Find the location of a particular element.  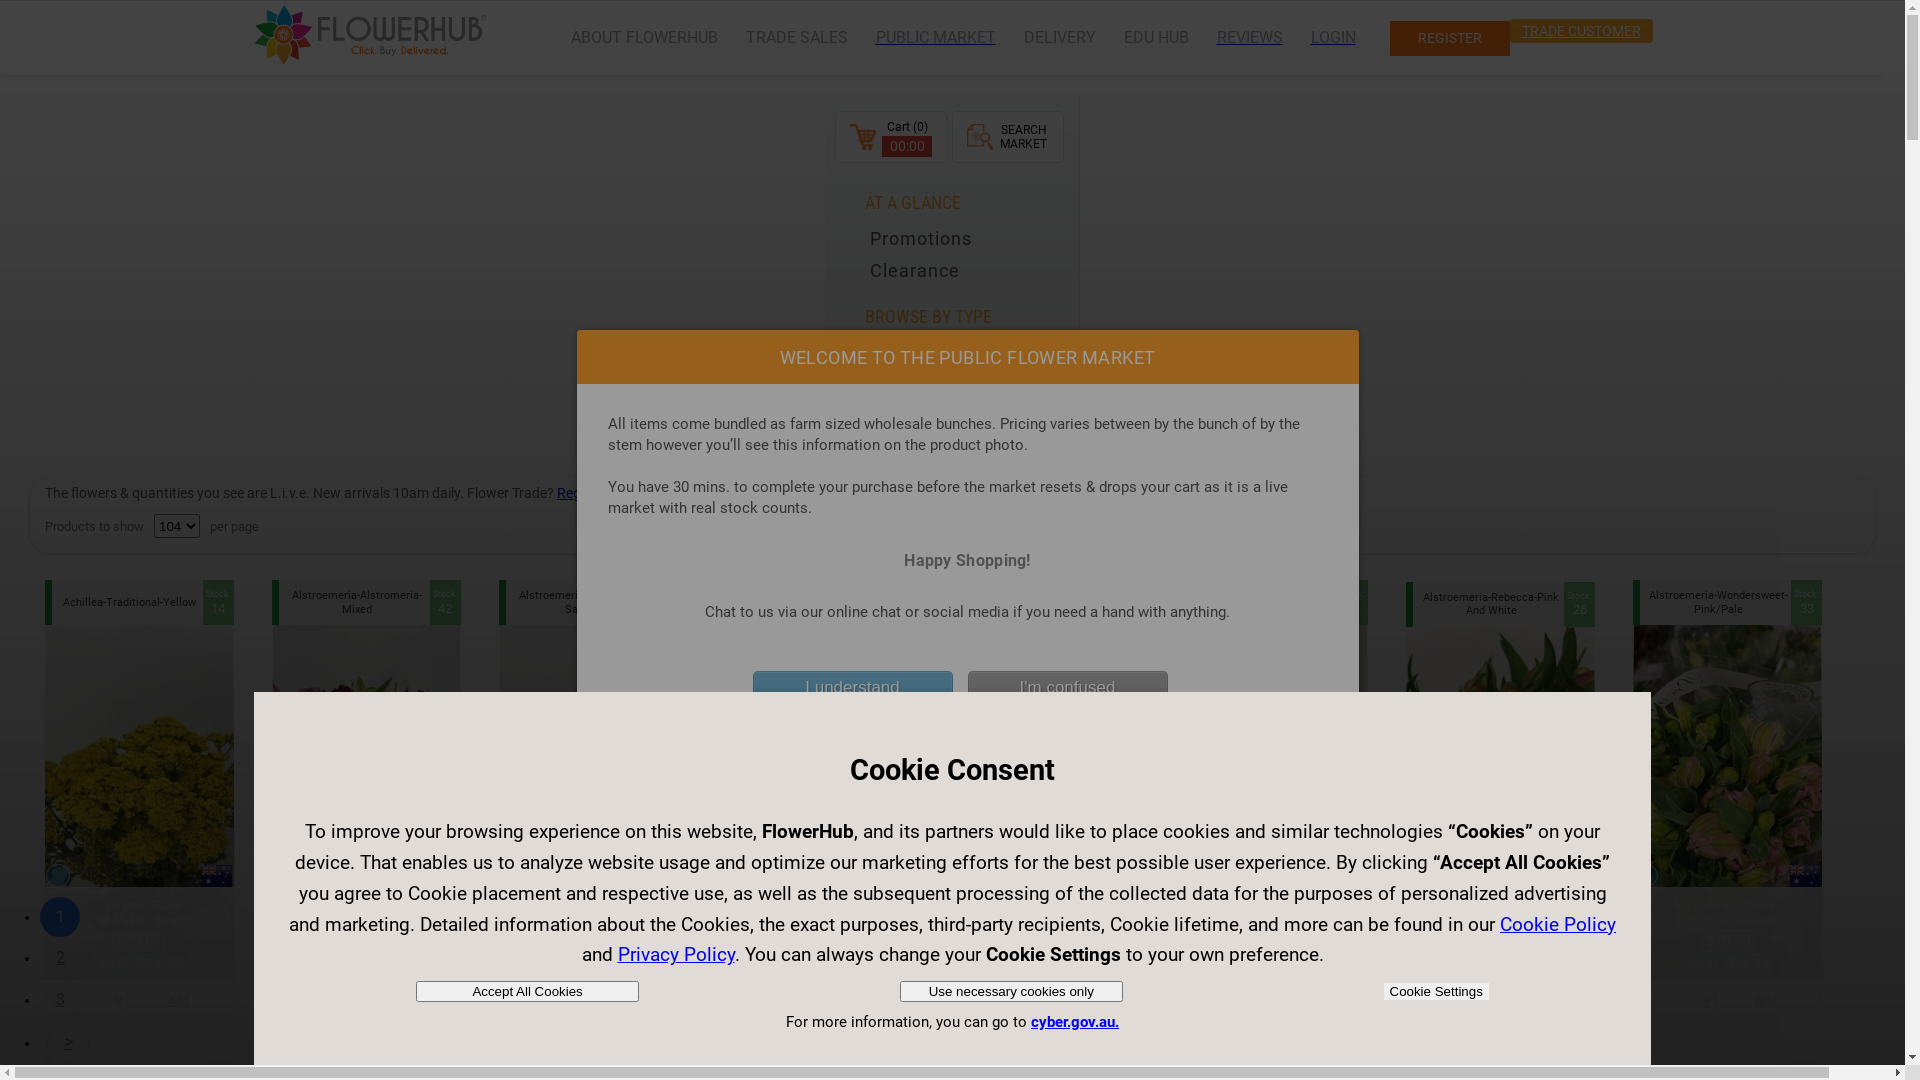

'Clearance' is located at coordinates (869, 270).